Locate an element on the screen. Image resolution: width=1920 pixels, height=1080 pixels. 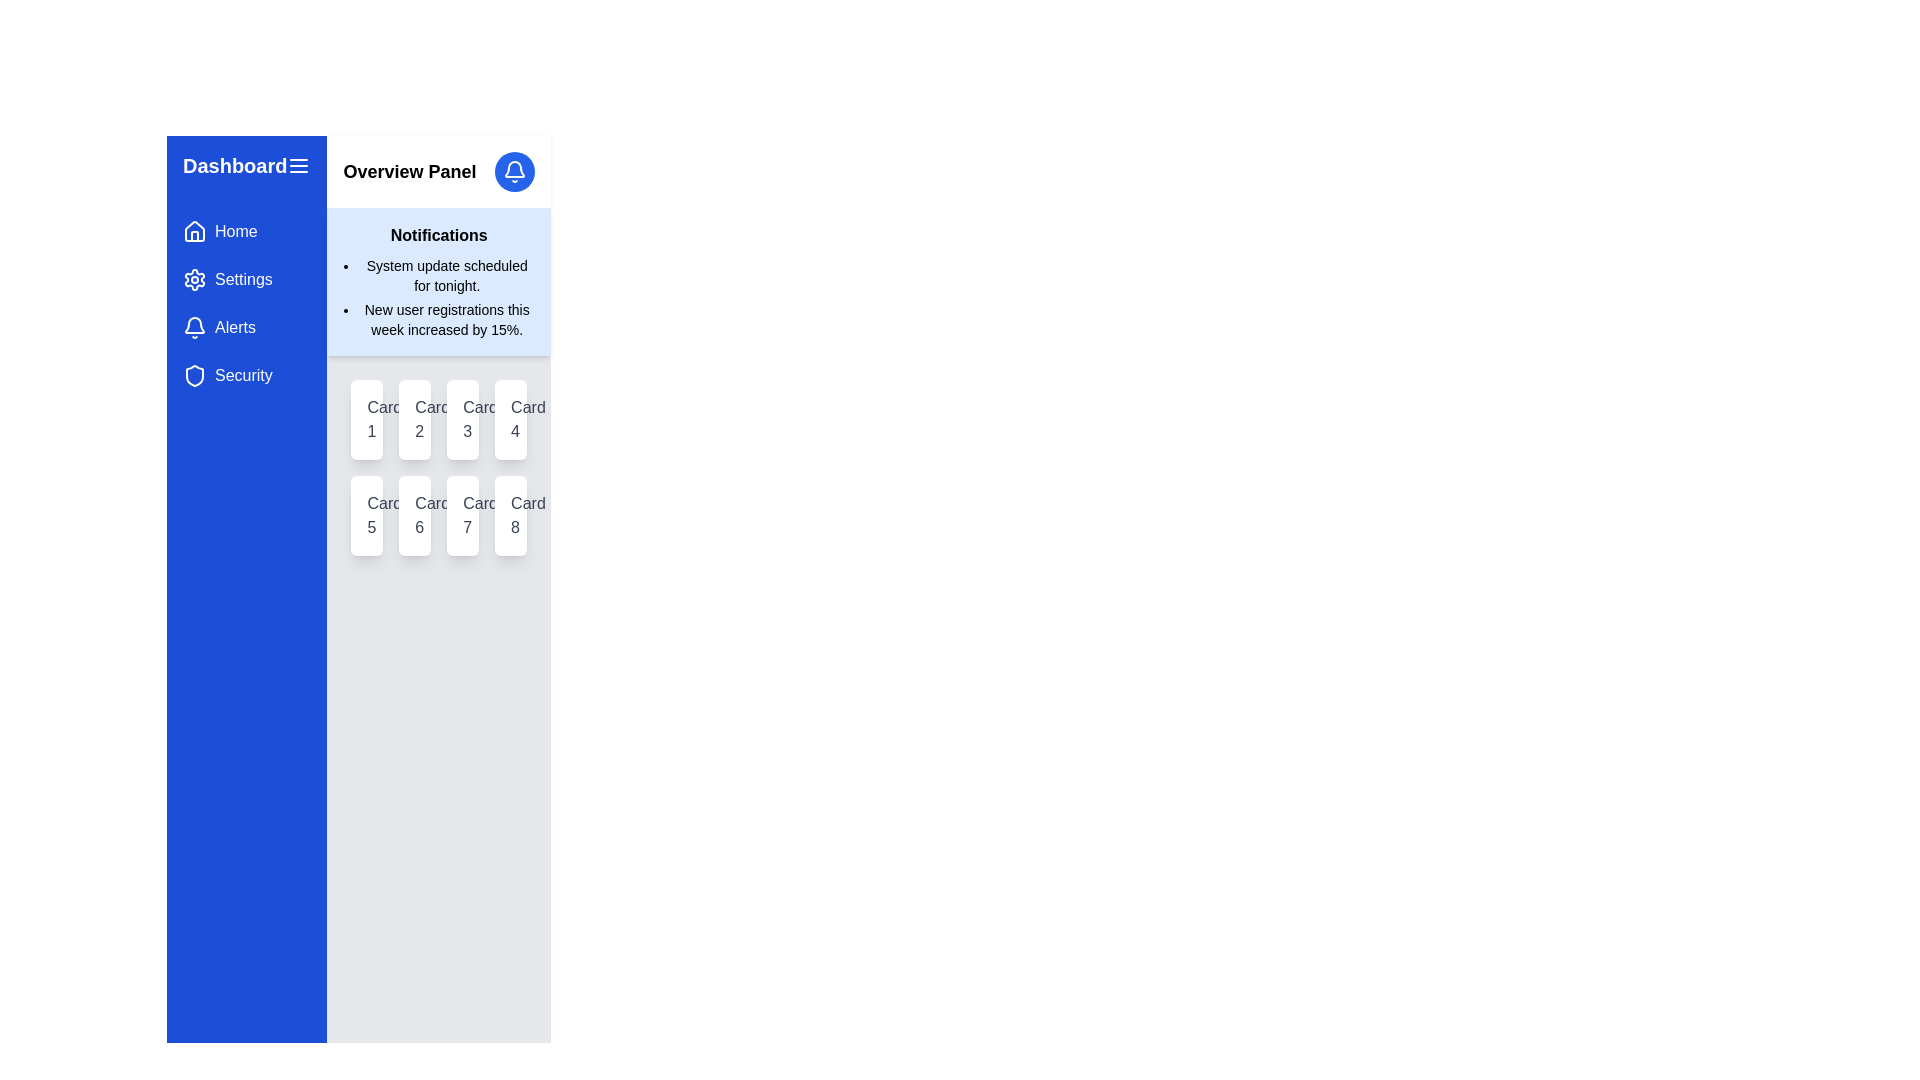
the house icon detail located centrally above the 'Home' text label in the sidebar is located at coordinates (195, 235).